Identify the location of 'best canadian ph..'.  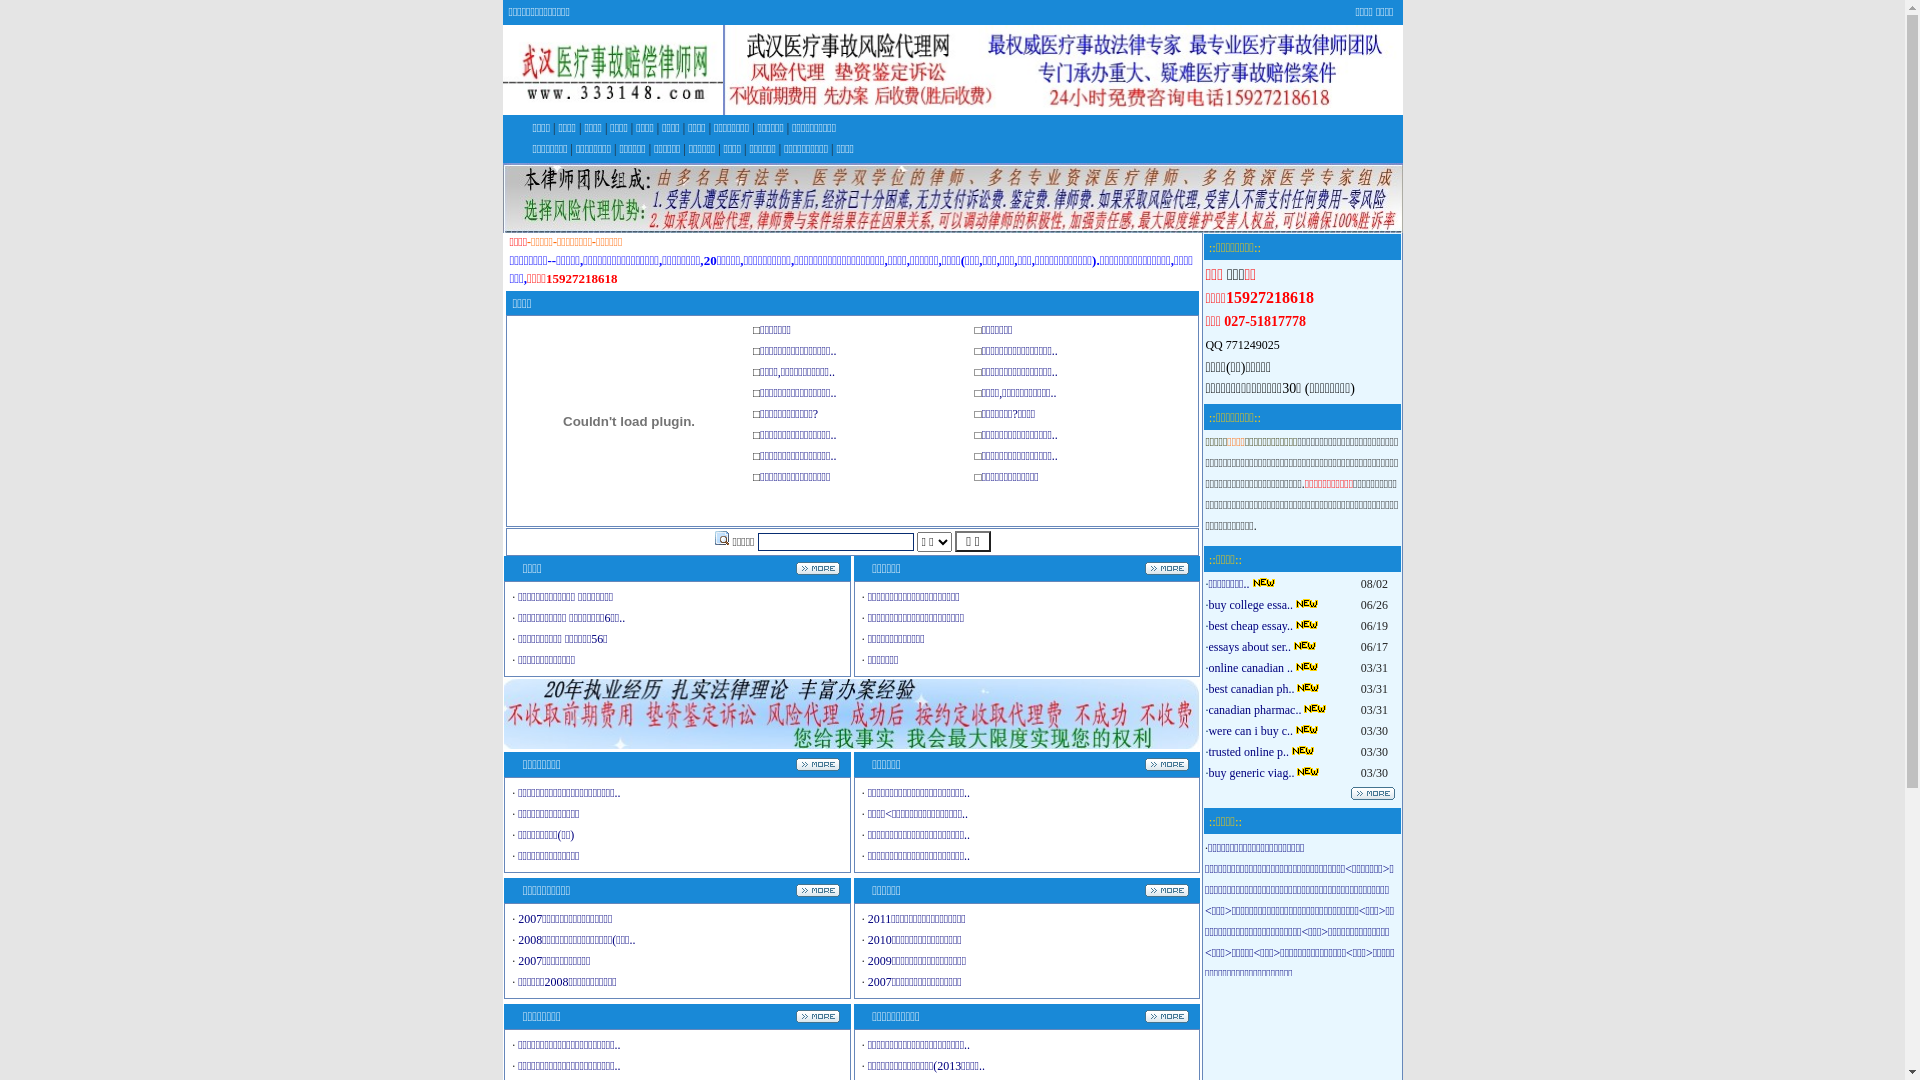
(1250, 688).